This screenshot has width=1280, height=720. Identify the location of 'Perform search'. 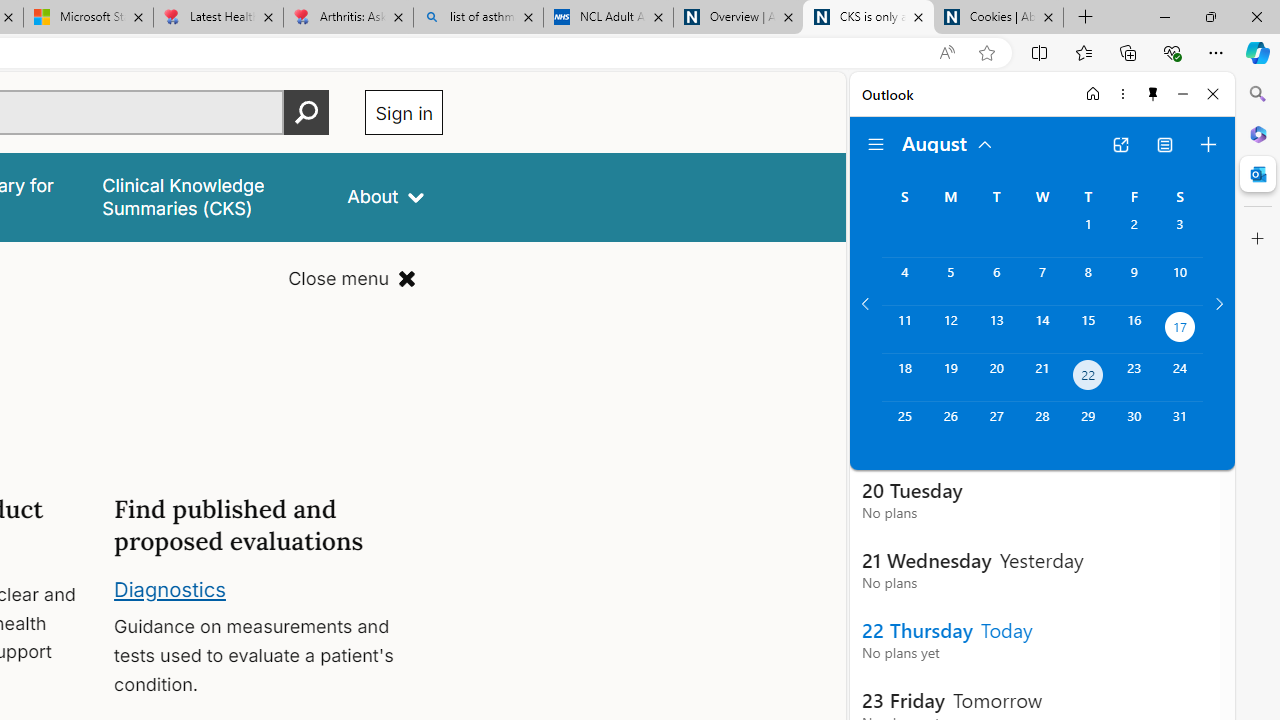
(306, 112).